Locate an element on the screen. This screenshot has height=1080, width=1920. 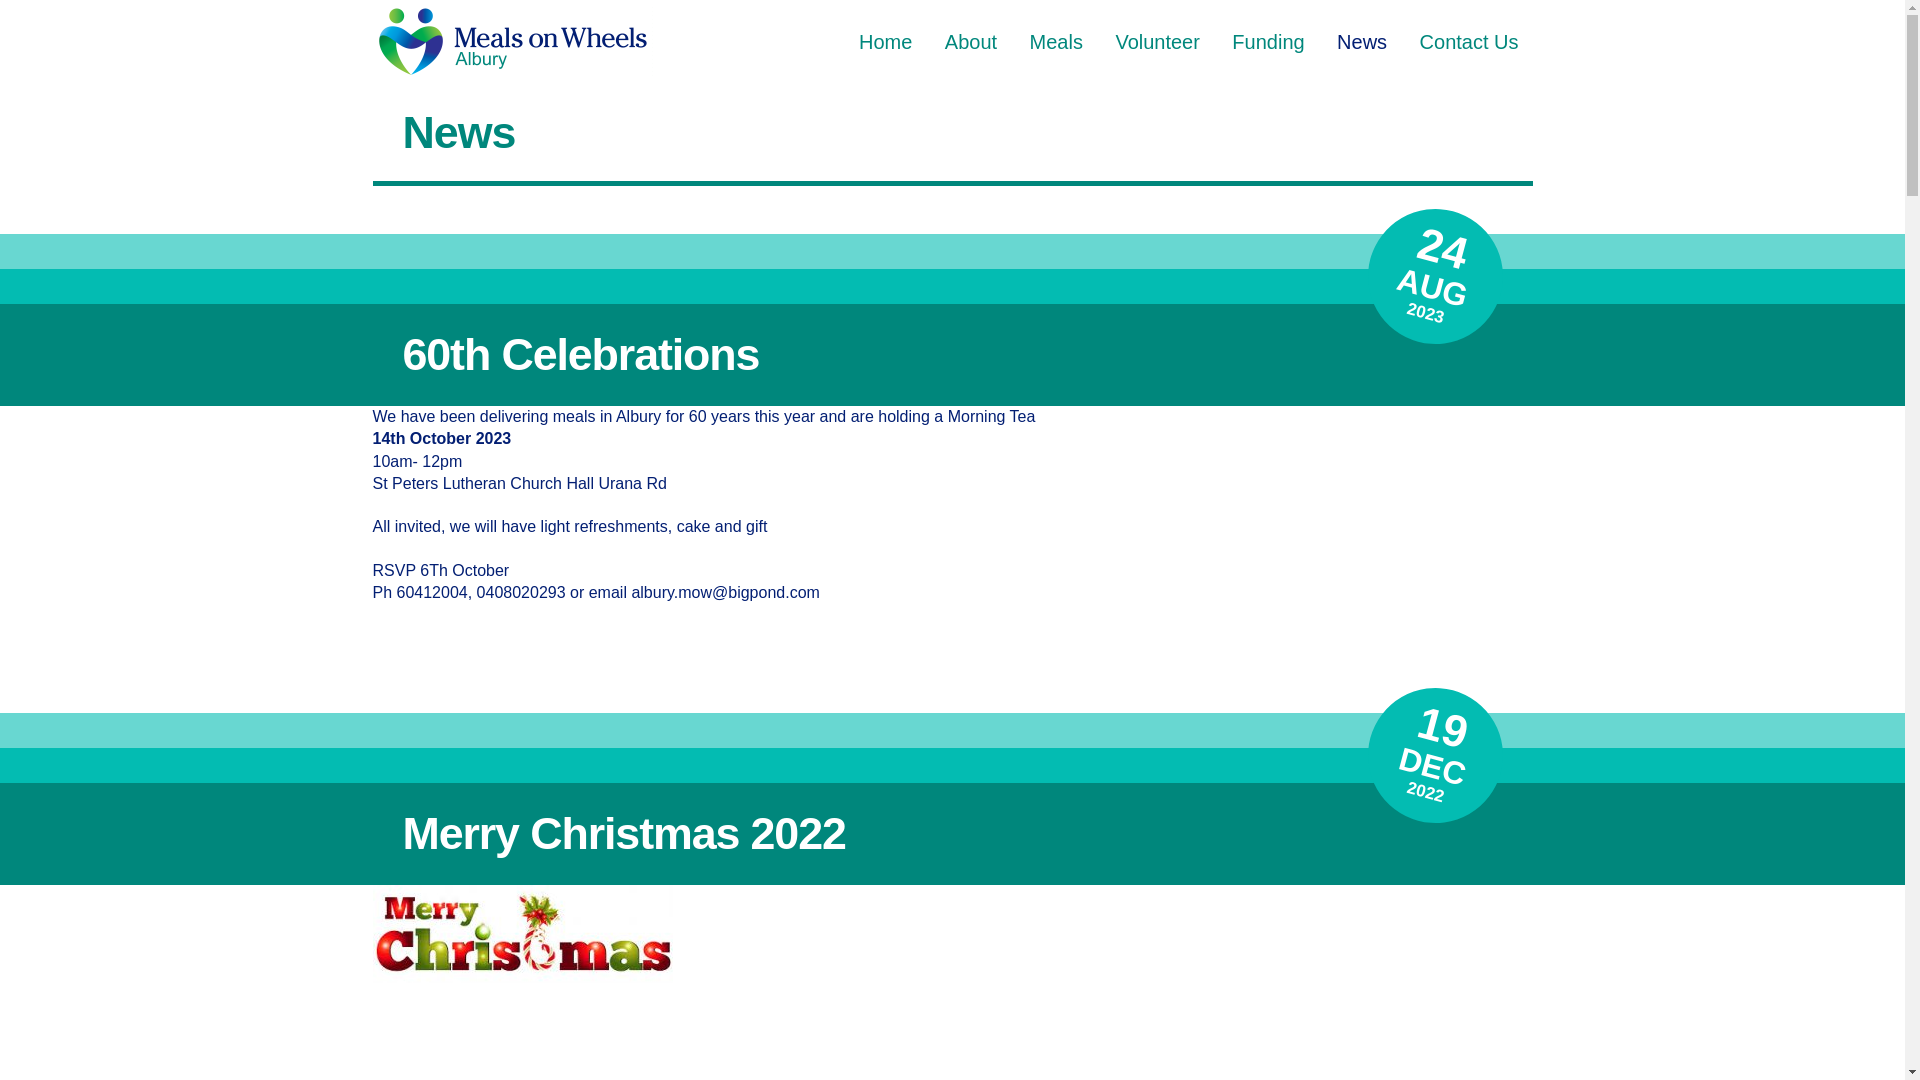
'Volunteer' is located at coordinates (1099, 42).